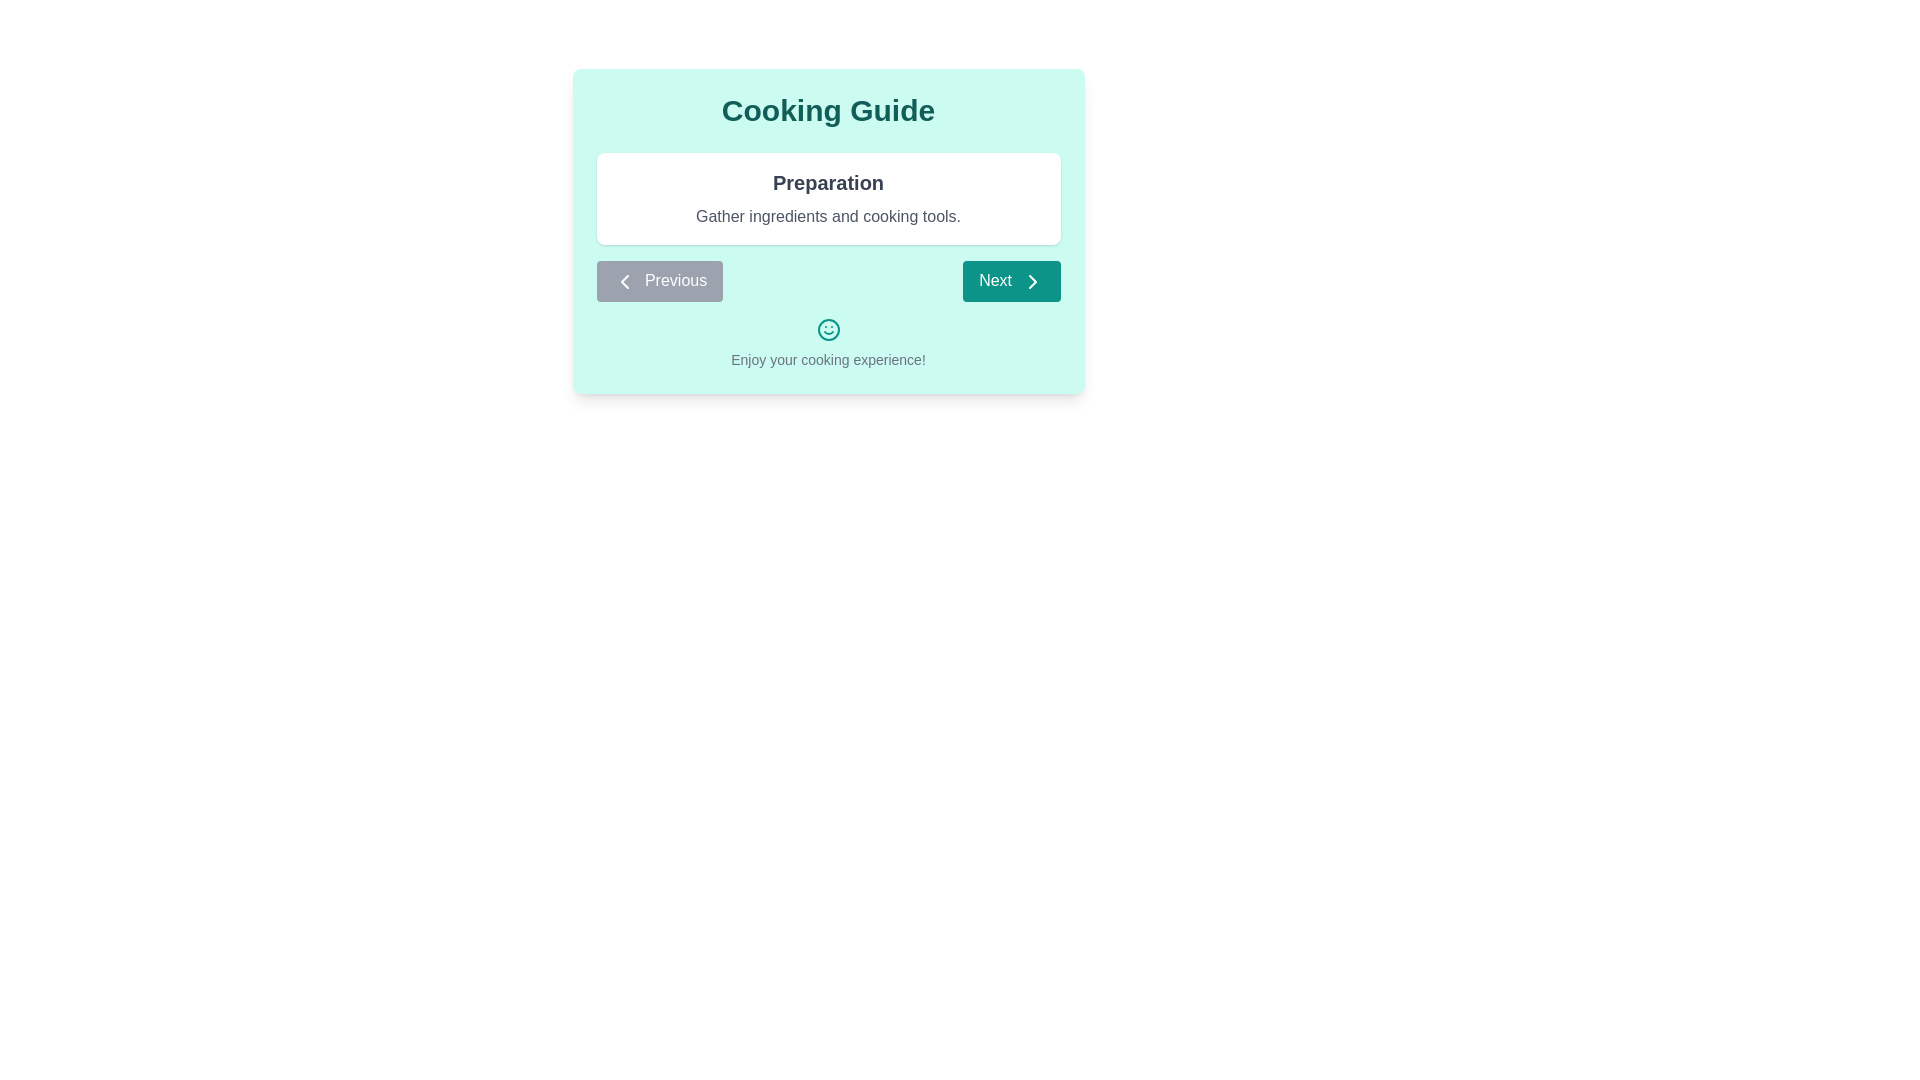 The width and height of the screenshot is (1920, 1080). Describe the element at coordinates (1032, 281) in the screenshot. I see `the chevron icon located within the right side of the green 'Next' button` at that location.